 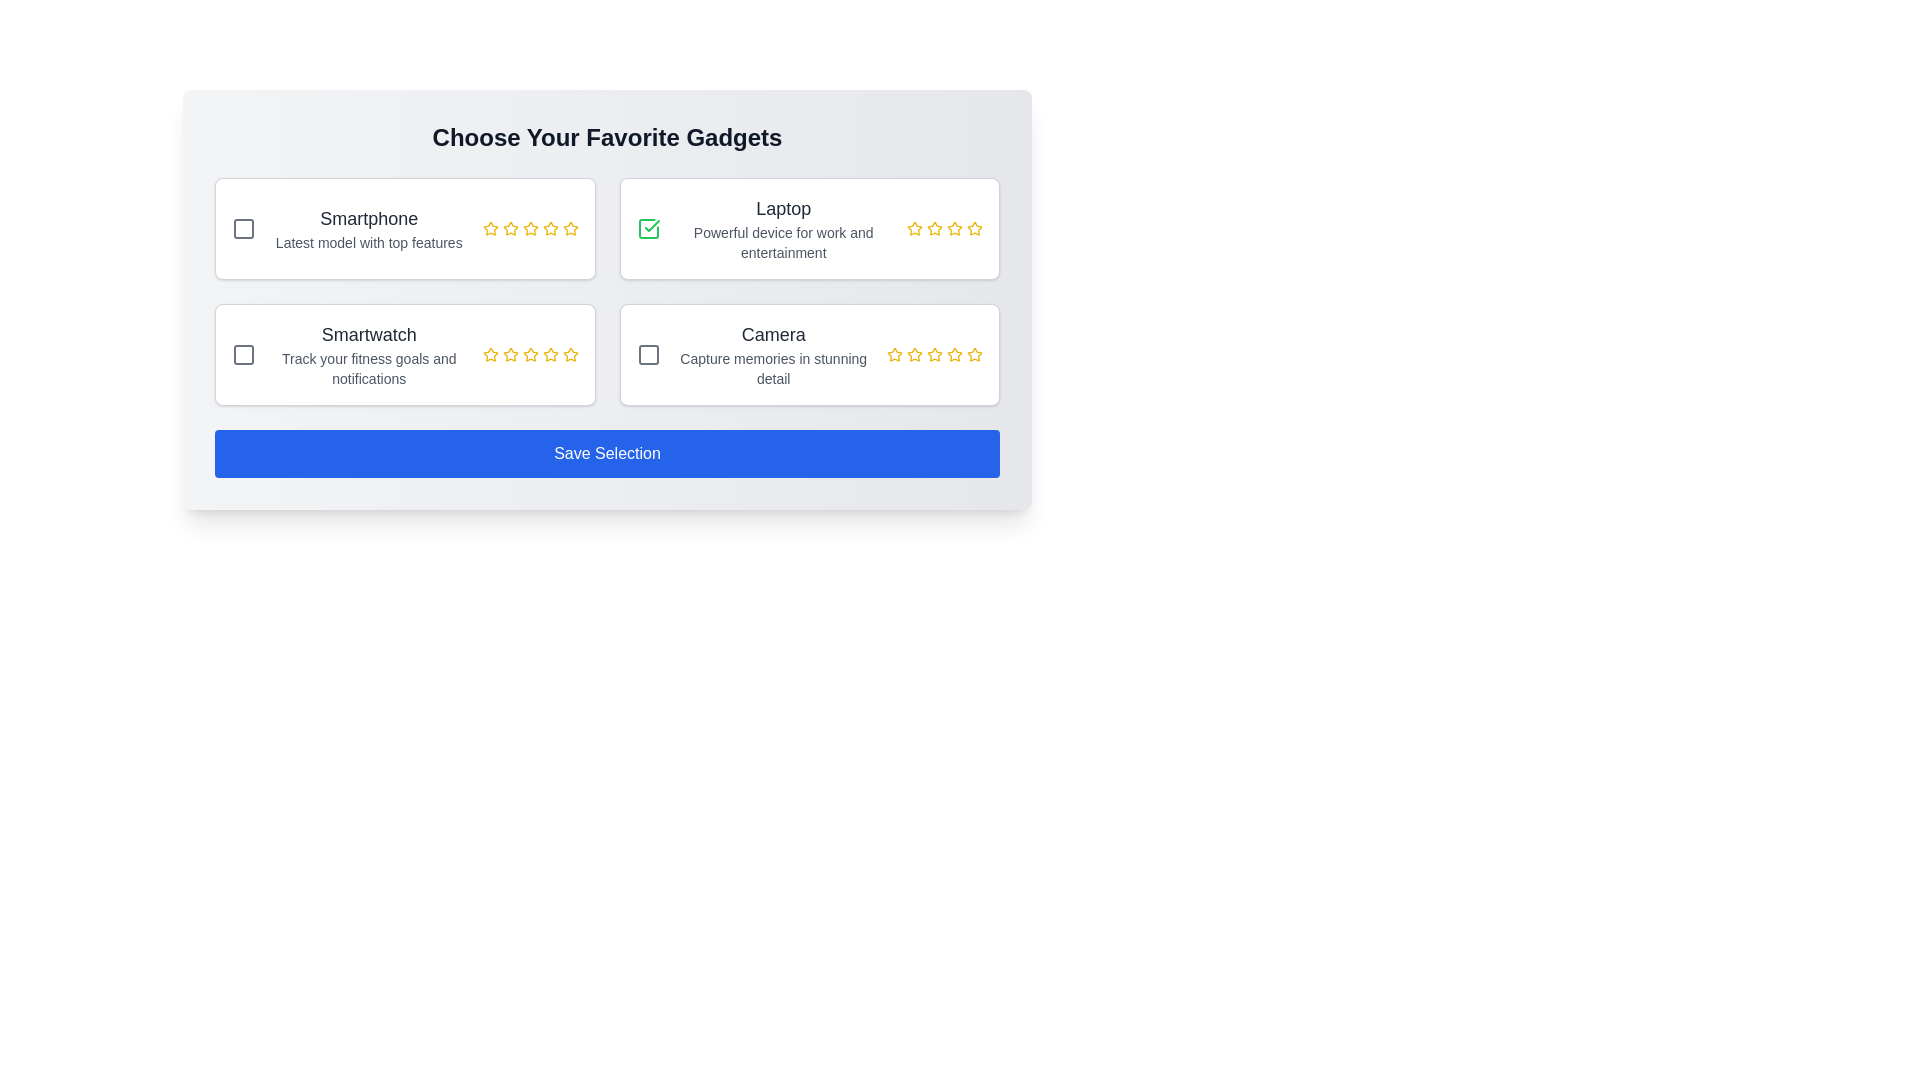 What do you see at coordinates (550, 227) in the screenshot?
I see `the fifth star icon in the rating component for the 'Smartphone' item` at bounding box center [550, 227].